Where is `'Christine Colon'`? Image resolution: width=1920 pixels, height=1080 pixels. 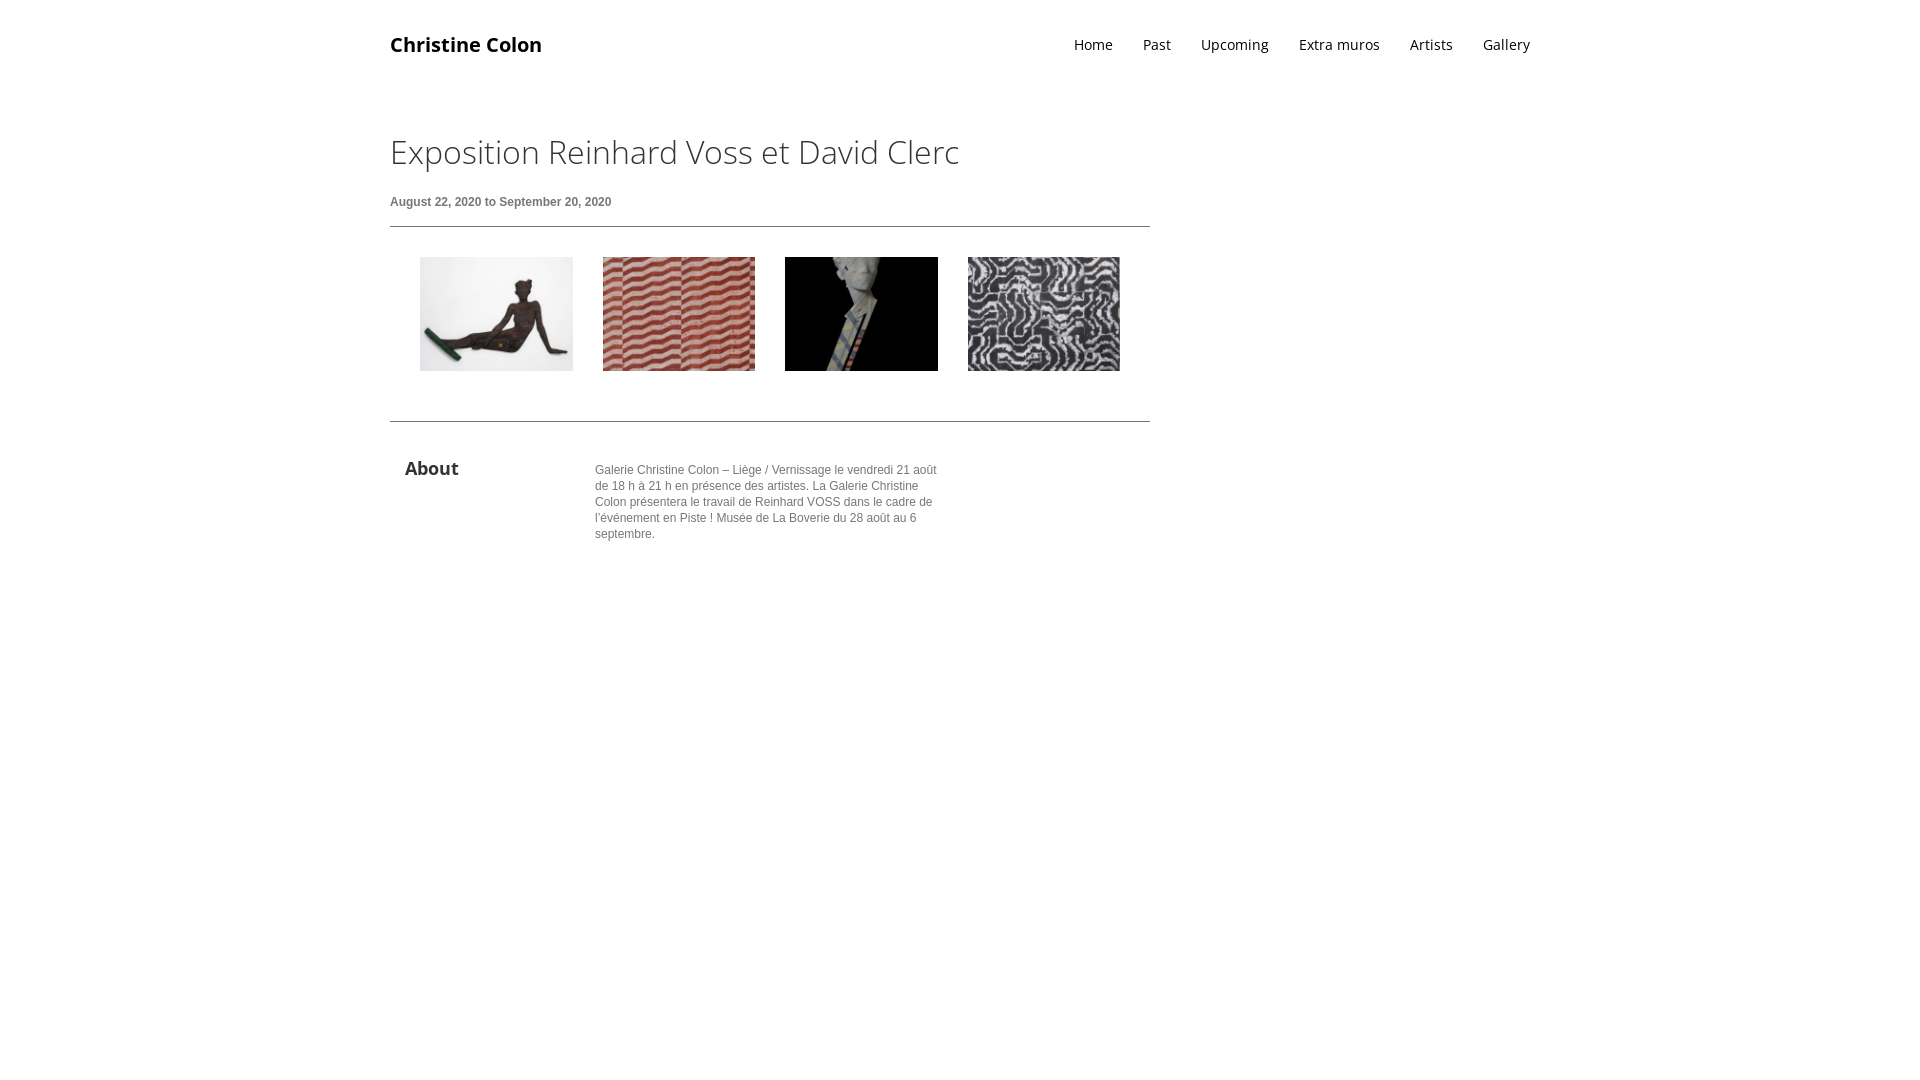
'Christine Colon' is located at coordinates (464, 45).